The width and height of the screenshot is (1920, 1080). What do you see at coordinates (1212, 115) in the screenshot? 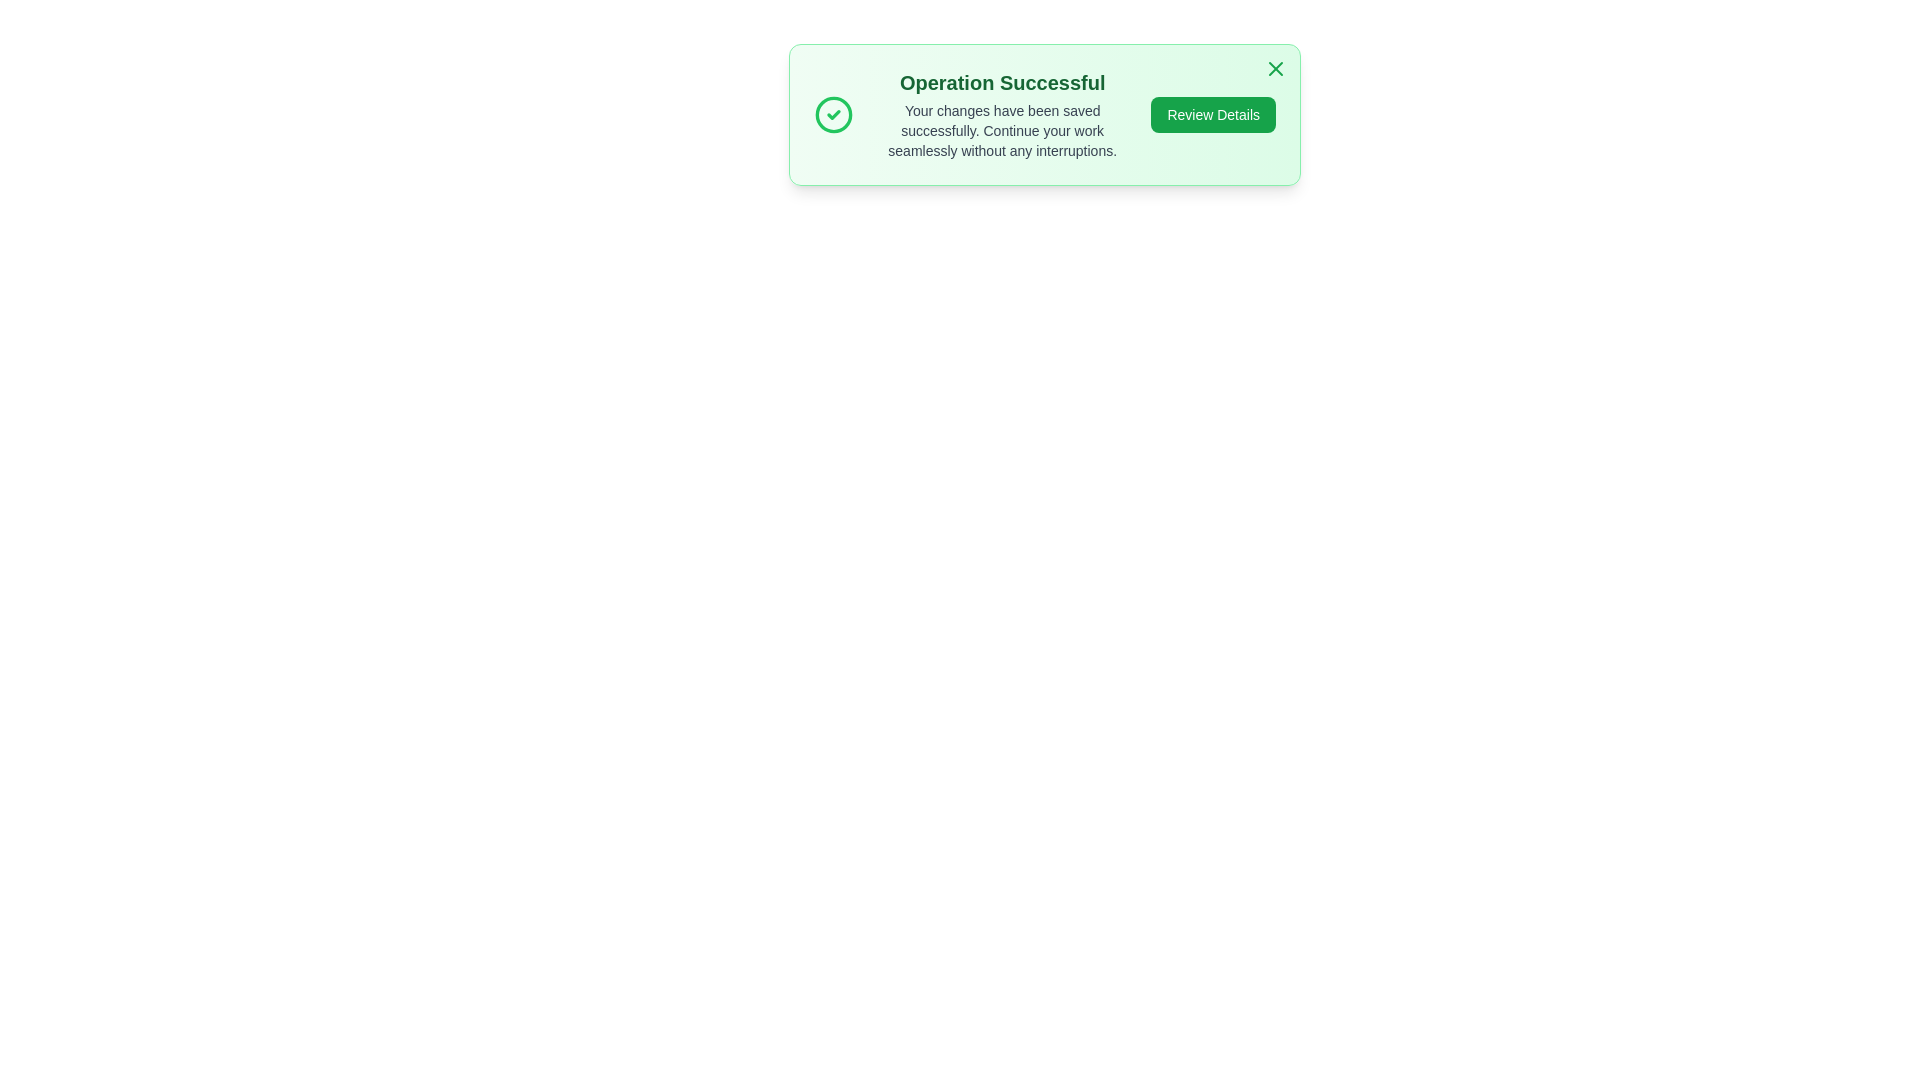
I see `the 'Review Details' button to navigate to the details page` at bounding box center [1212, 115].